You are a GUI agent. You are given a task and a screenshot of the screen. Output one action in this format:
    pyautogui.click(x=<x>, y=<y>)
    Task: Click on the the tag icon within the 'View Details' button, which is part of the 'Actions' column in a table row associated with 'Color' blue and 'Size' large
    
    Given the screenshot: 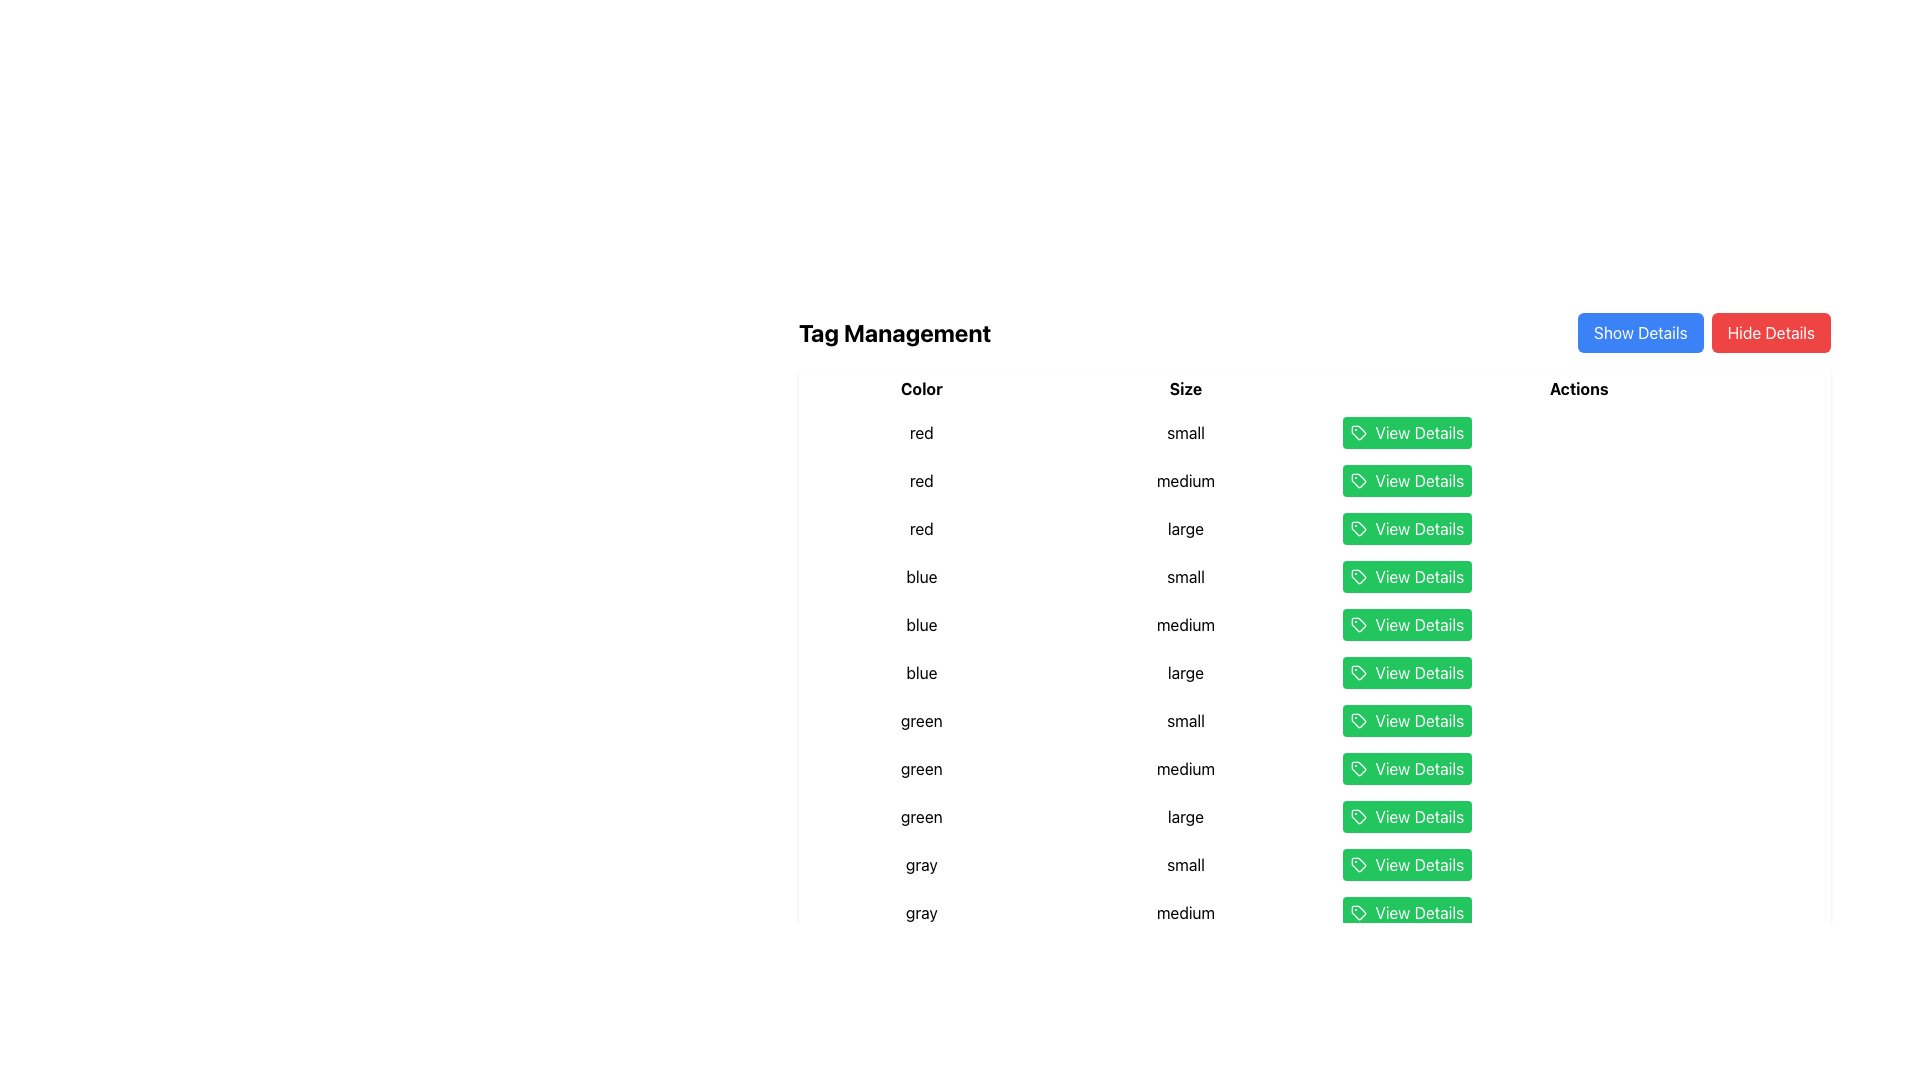 What is the action you would take?
    pyautogui.click(x=1359, y=527)
    